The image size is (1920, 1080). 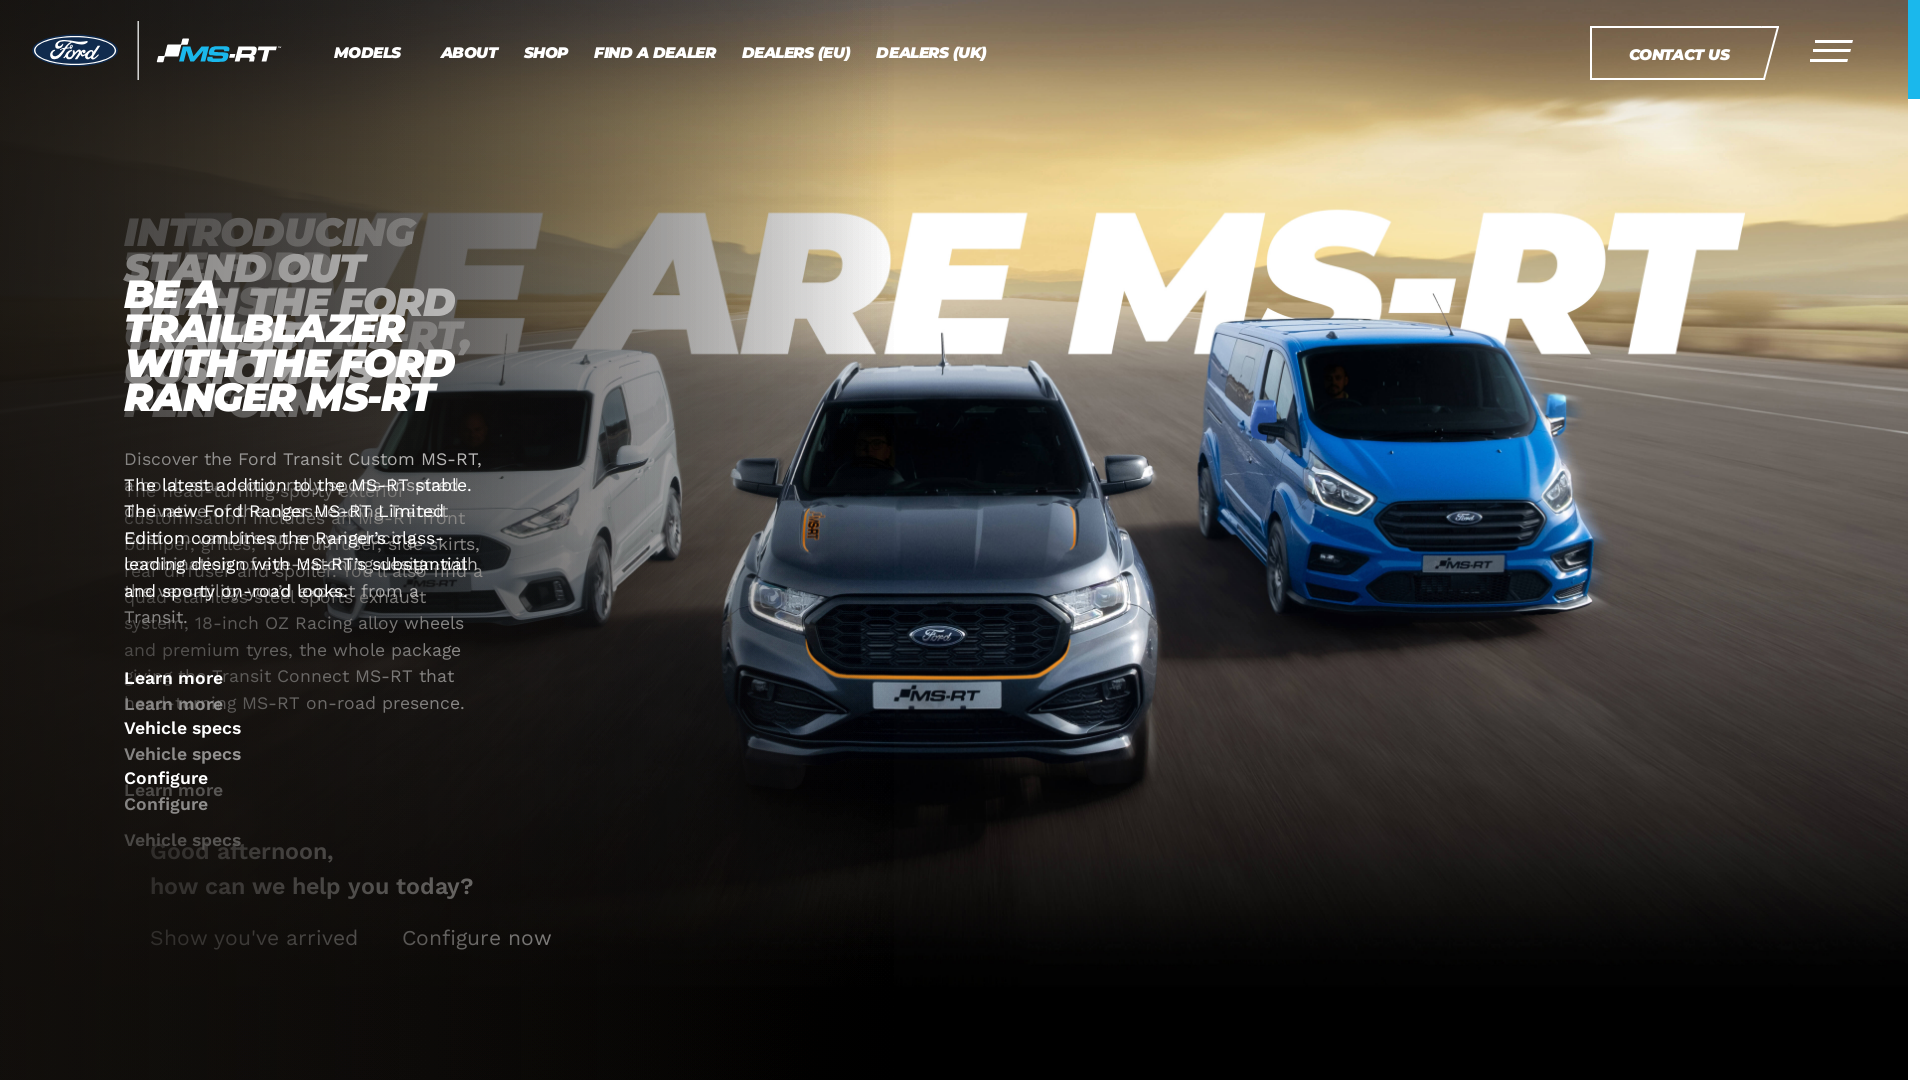 What do you see at coordinates (315, 52) in the screenshot?
I see `'MODELS'` at bounding box center [315, 52].